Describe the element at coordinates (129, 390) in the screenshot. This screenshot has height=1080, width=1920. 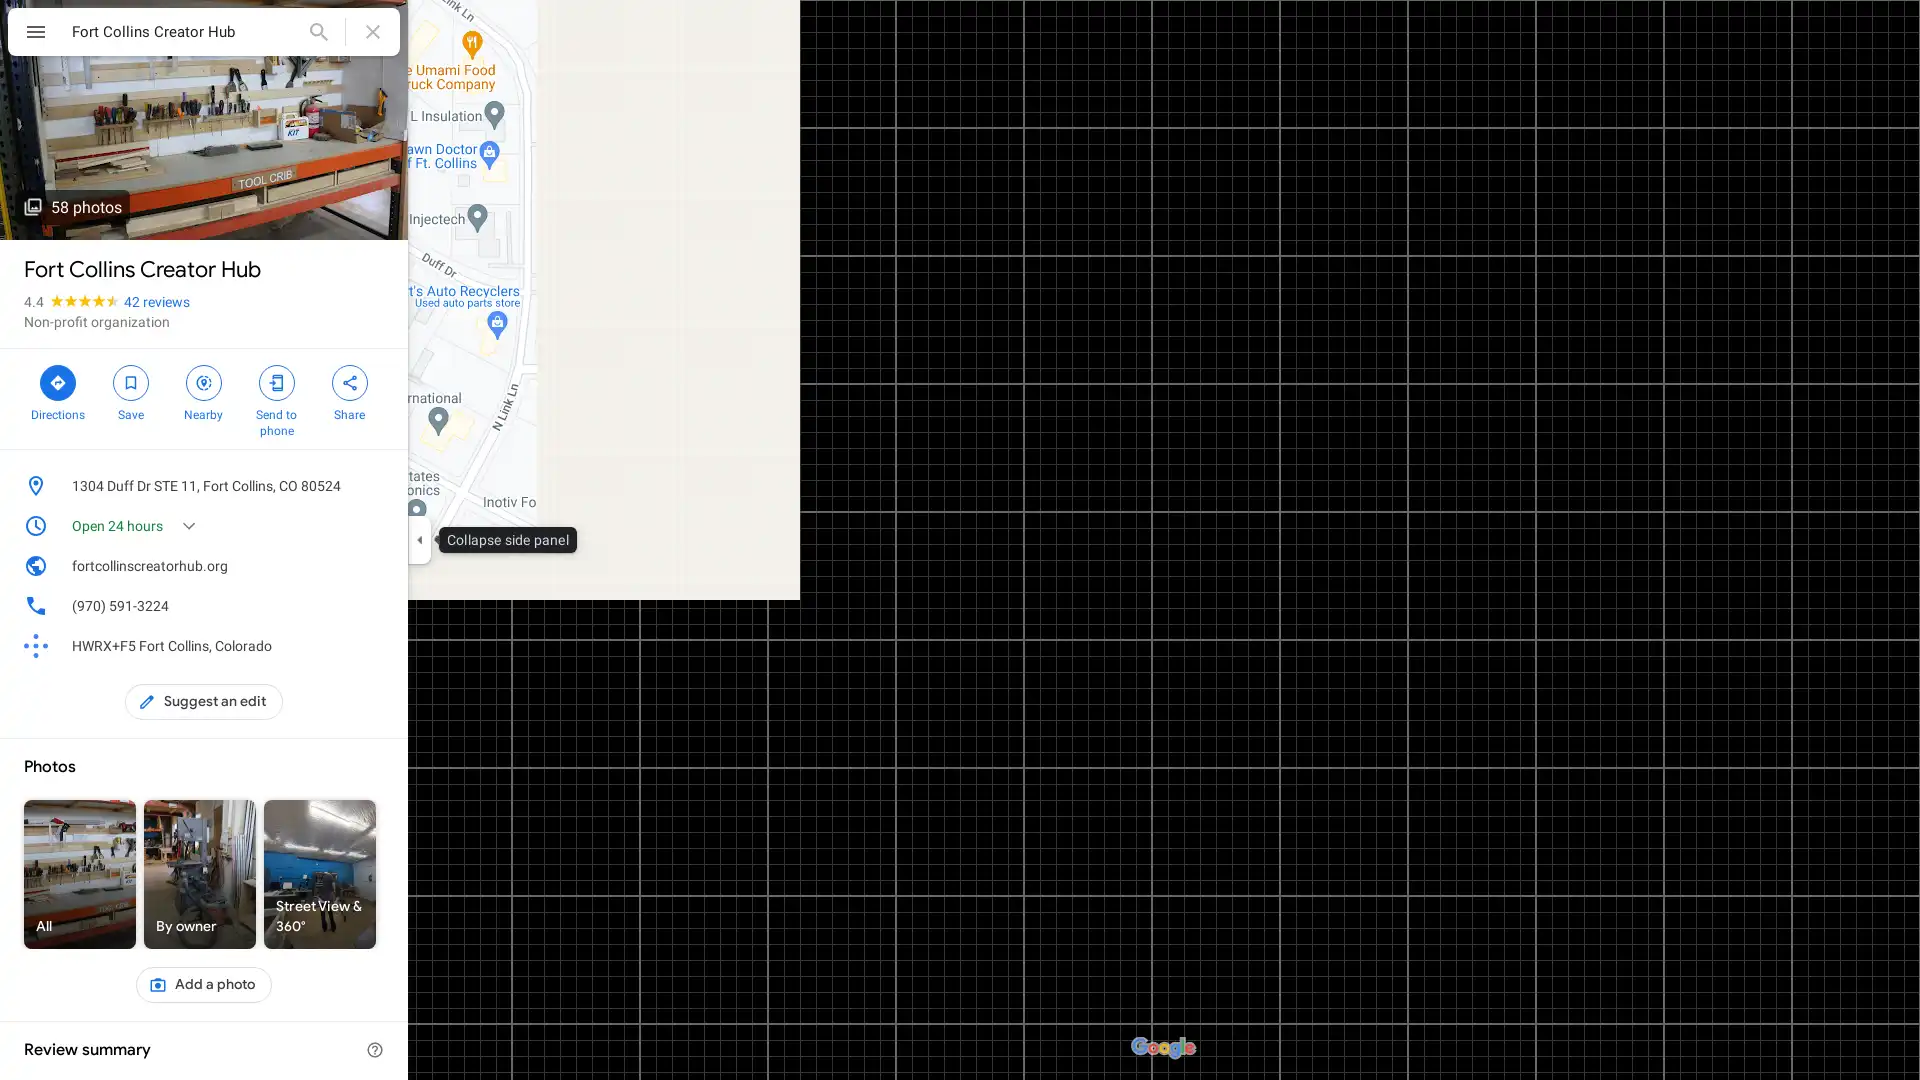
I see `Save Fort Collins Creator Hub in your lists` at that location.